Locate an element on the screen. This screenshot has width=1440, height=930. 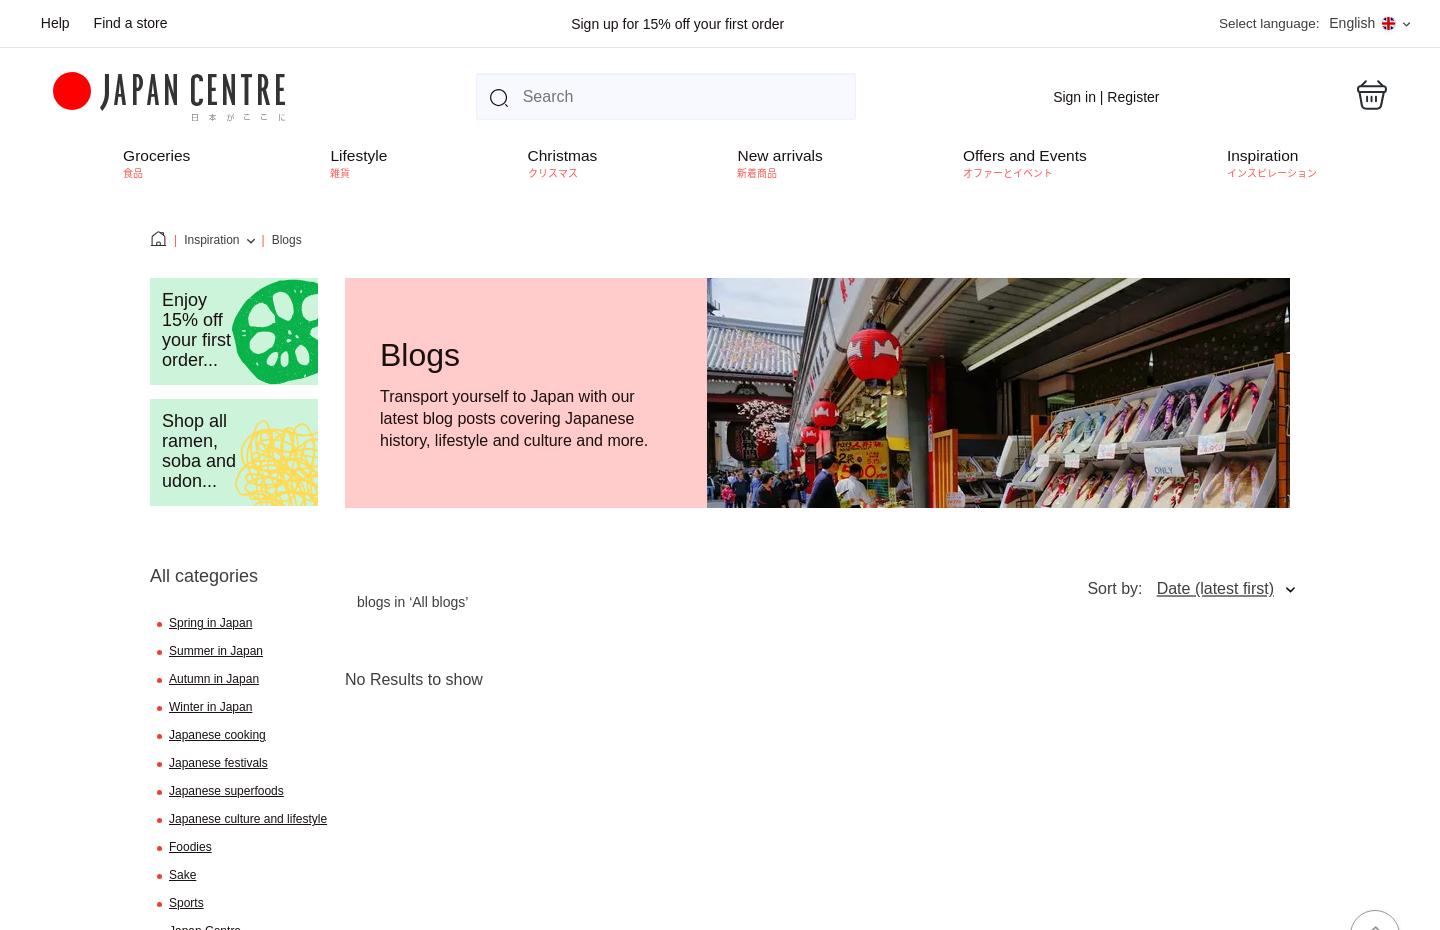
'Enjoy 15% off your first order...' is located at coordinates (161, 328).